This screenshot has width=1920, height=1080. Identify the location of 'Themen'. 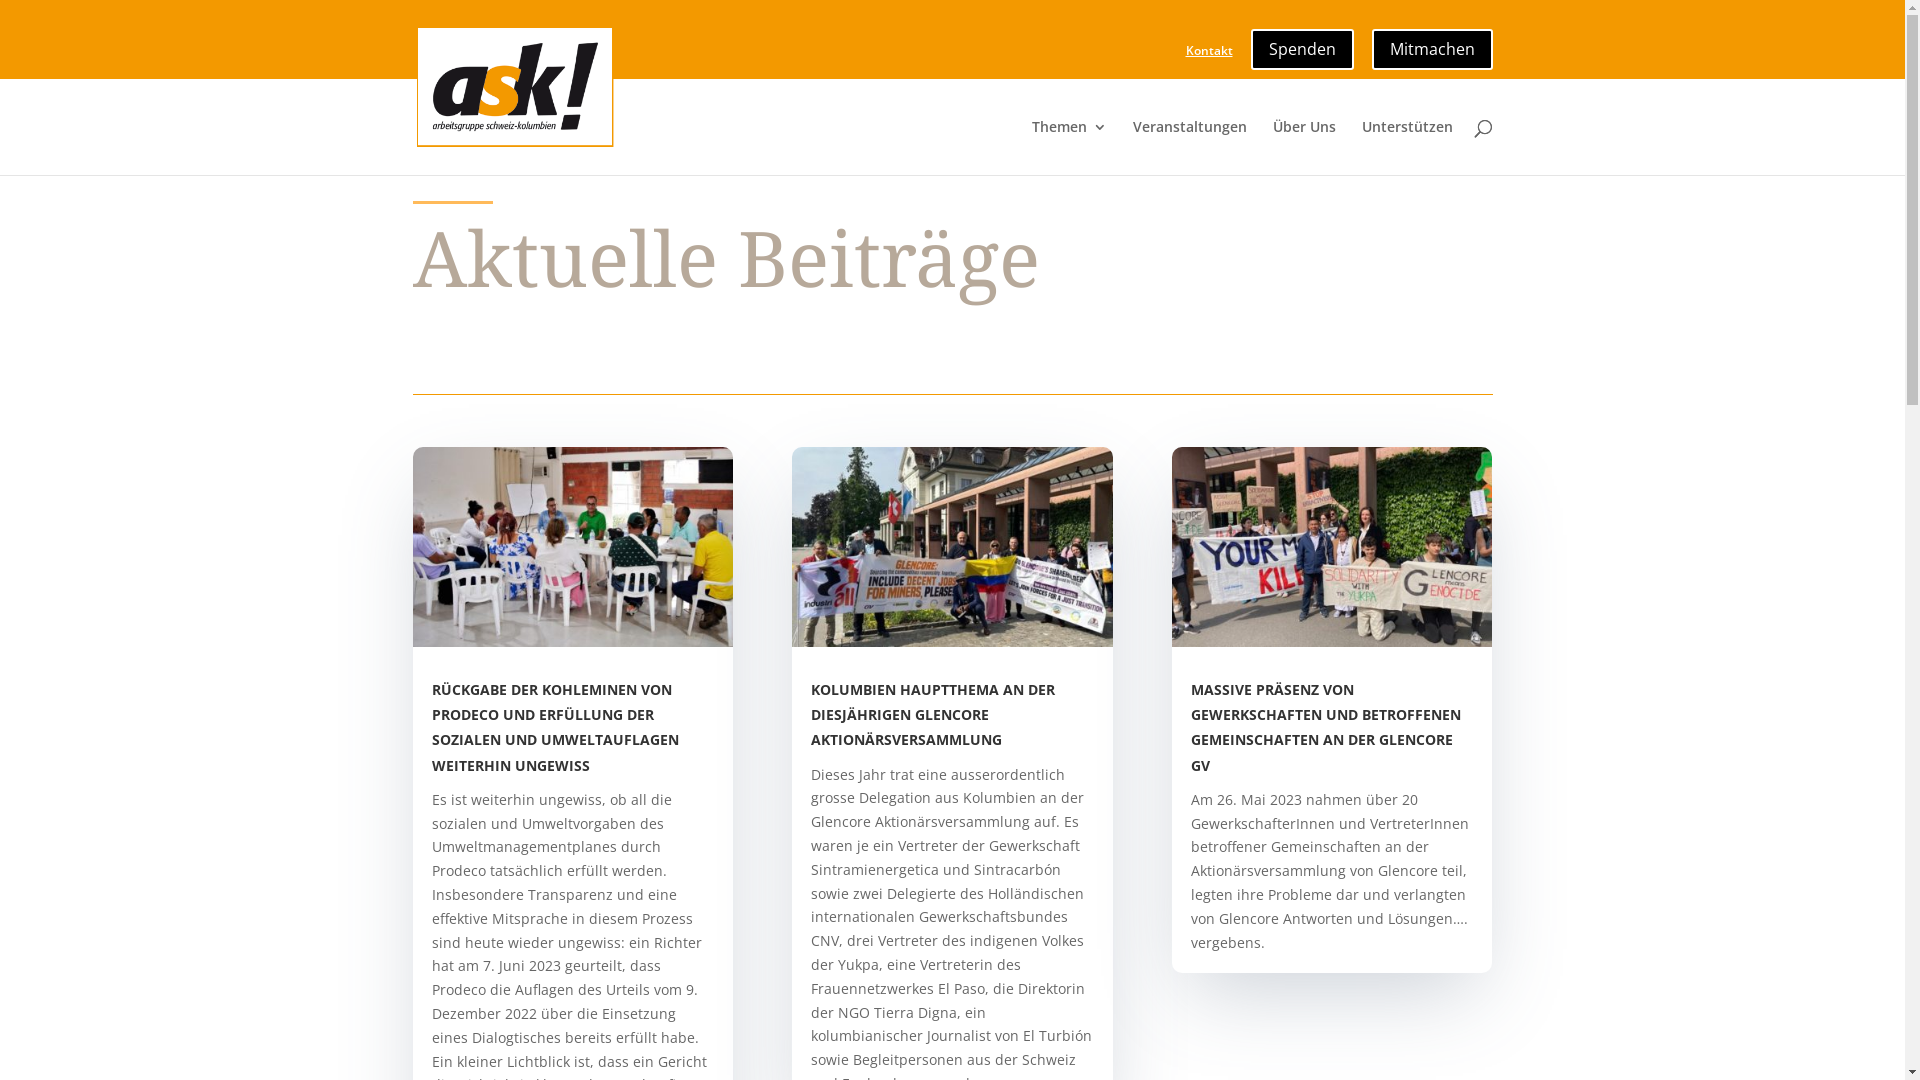
(1068, 146).